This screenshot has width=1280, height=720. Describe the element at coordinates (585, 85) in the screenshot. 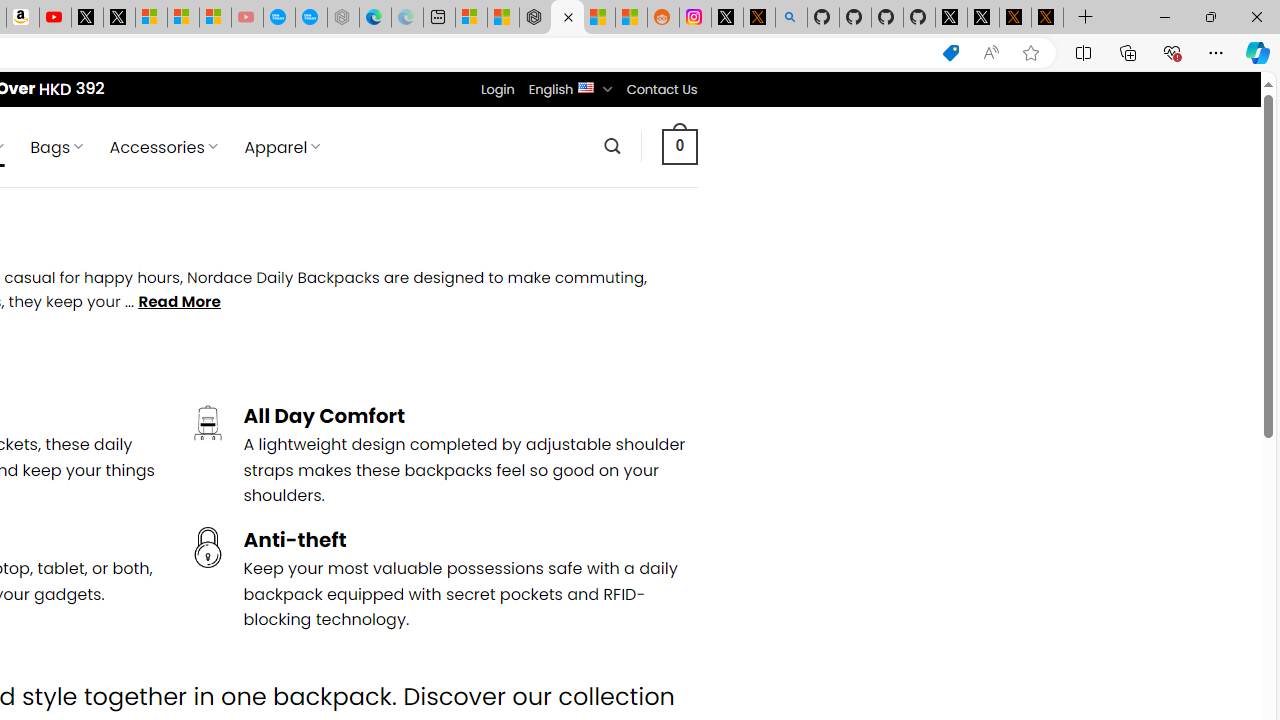

I see `'English'` at that location.